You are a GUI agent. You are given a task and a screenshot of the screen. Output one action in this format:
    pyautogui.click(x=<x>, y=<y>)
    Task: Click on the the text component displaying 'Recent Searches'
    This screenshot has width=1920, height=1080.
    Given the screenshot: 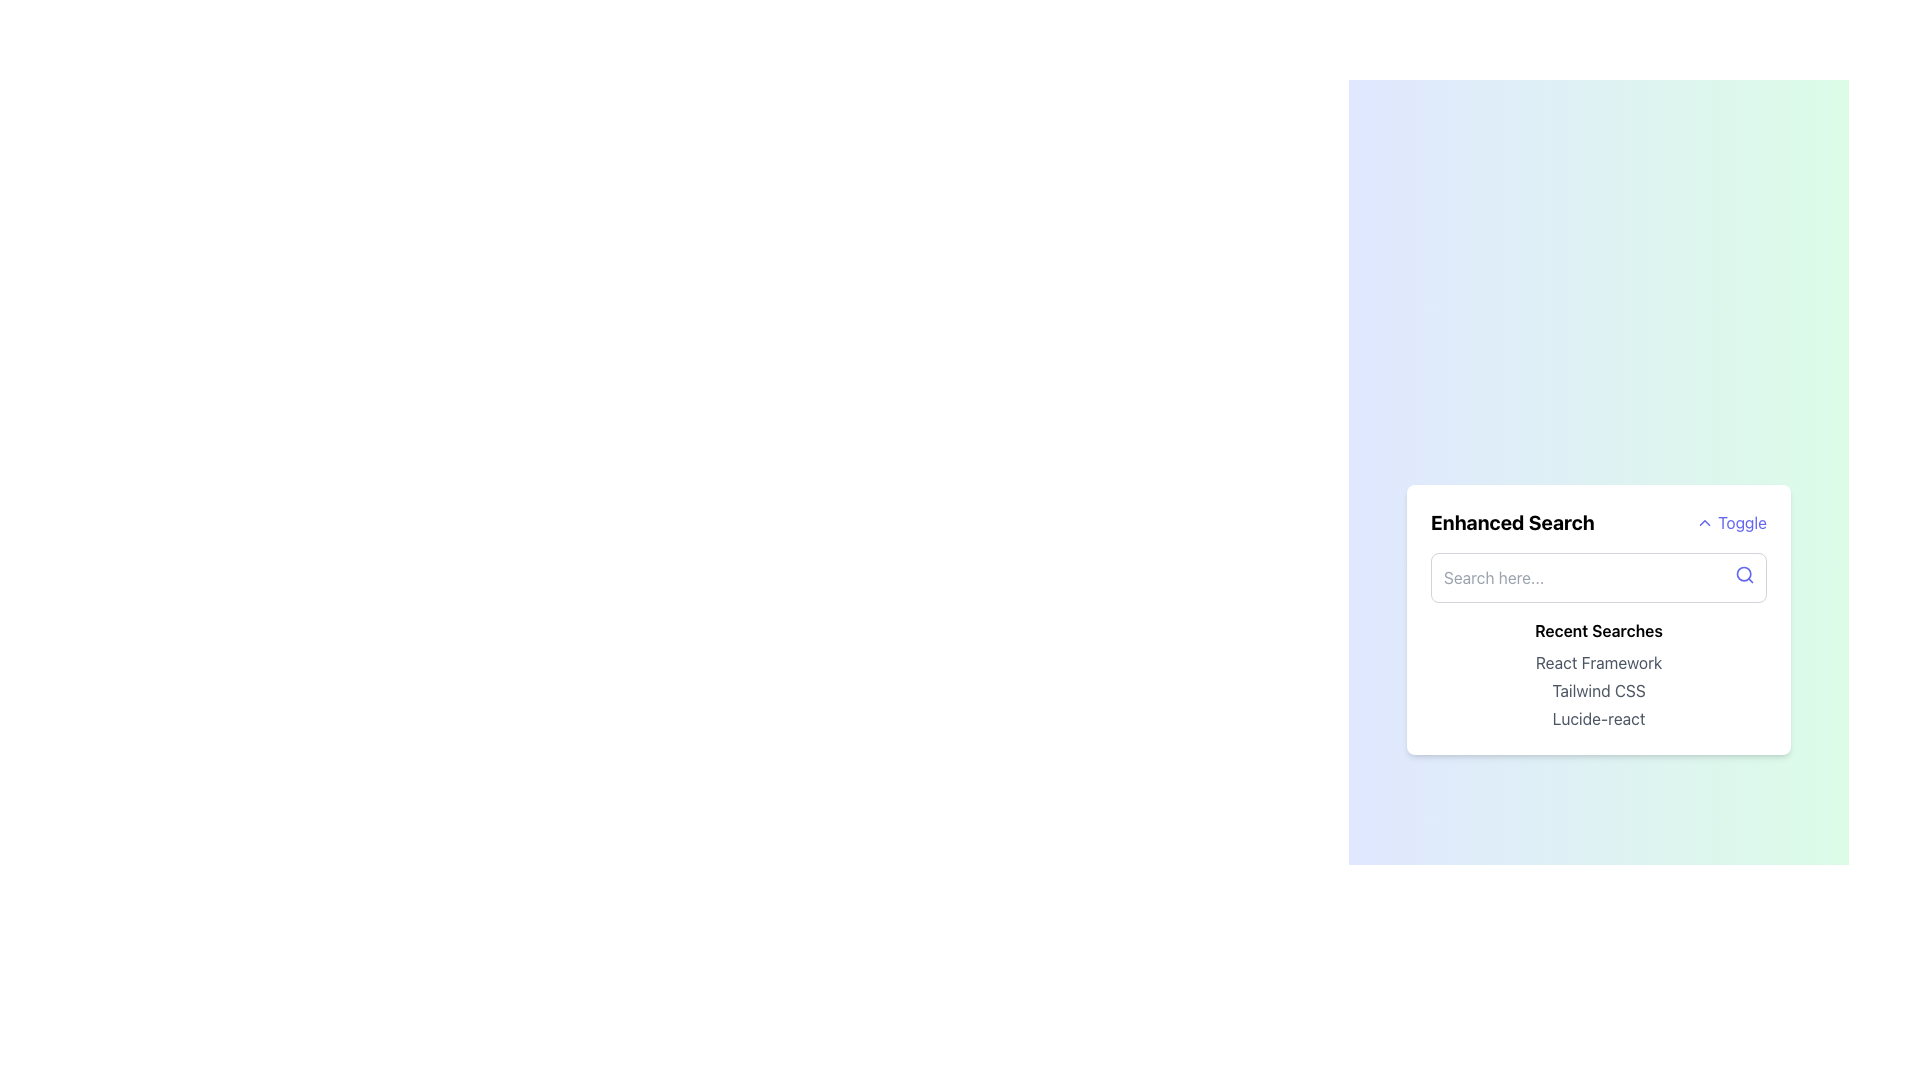 What is the action you would take?
    pyautogui.click(x=1597, y=631)
    